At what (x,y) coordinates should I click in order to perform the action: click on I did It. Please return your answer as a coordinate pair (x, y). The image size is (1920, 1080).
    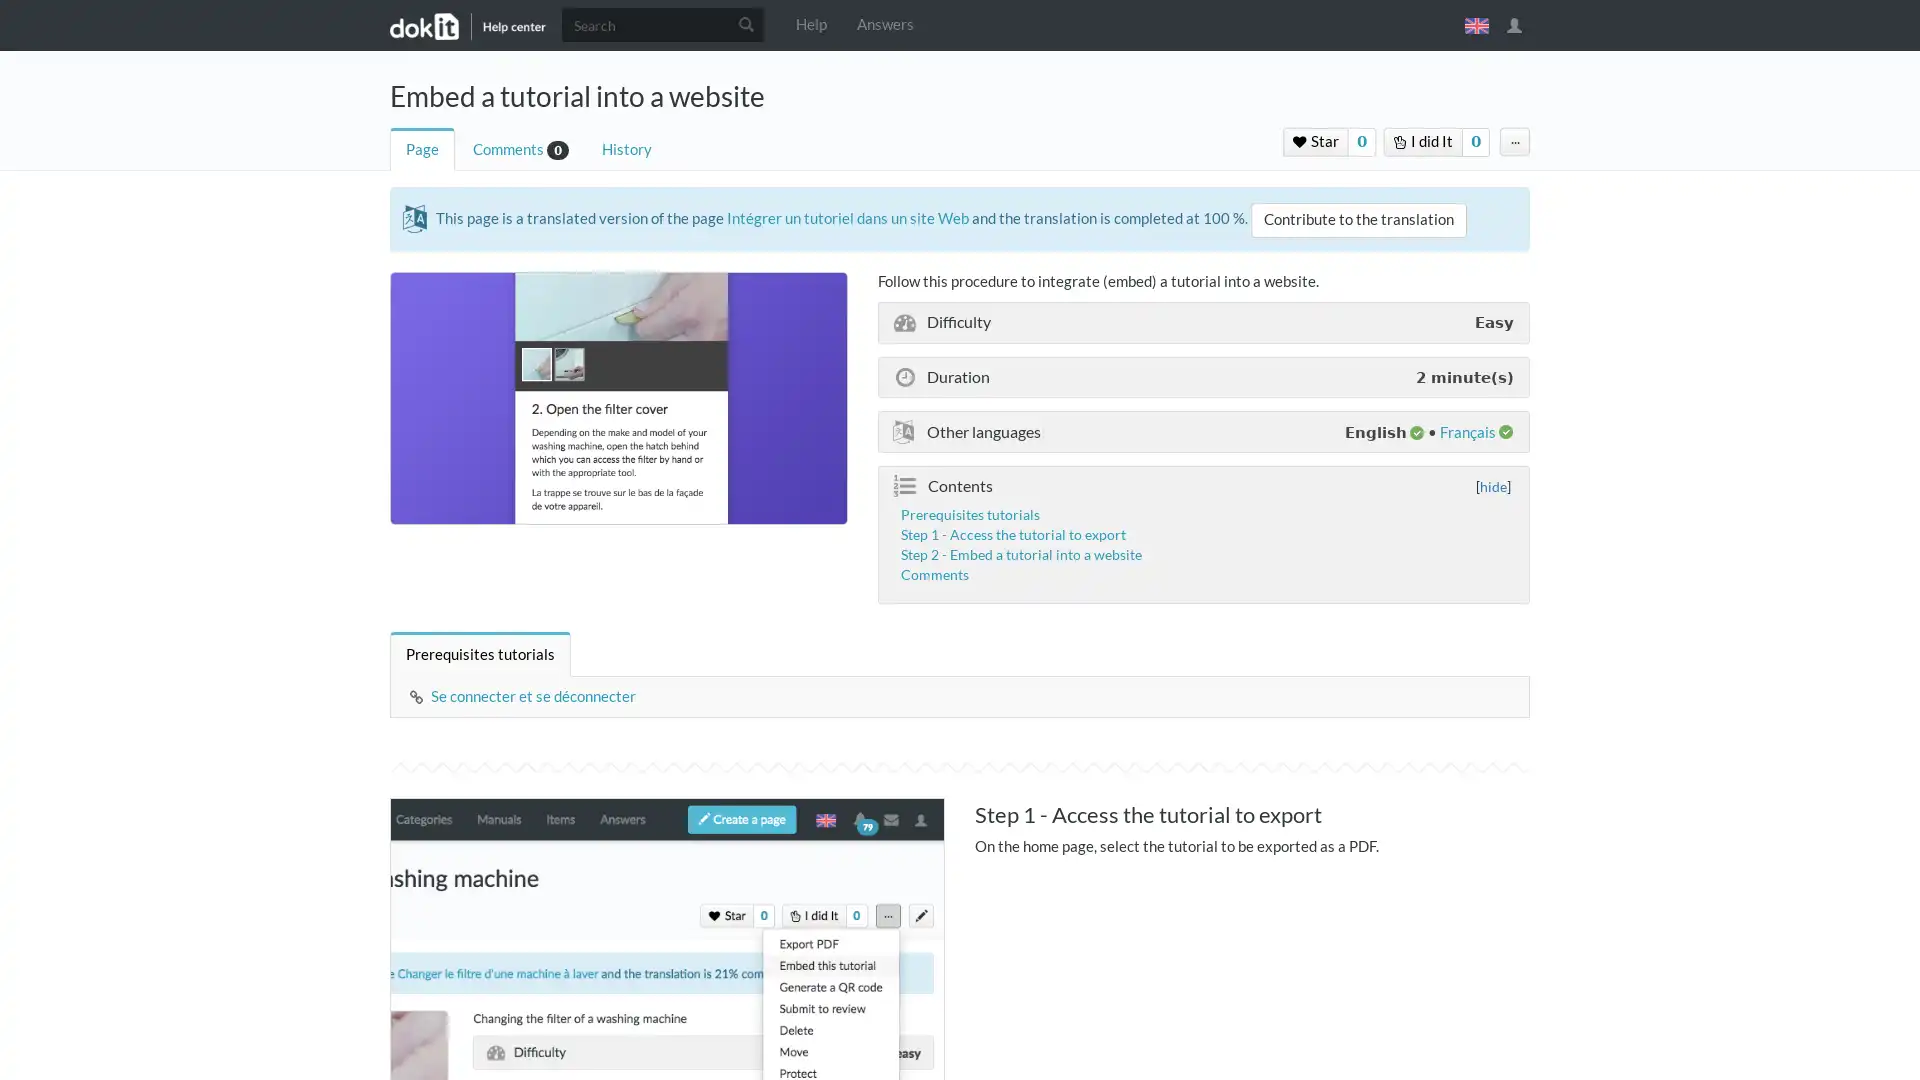
    Looking at the image, I should click on (1422, 141).